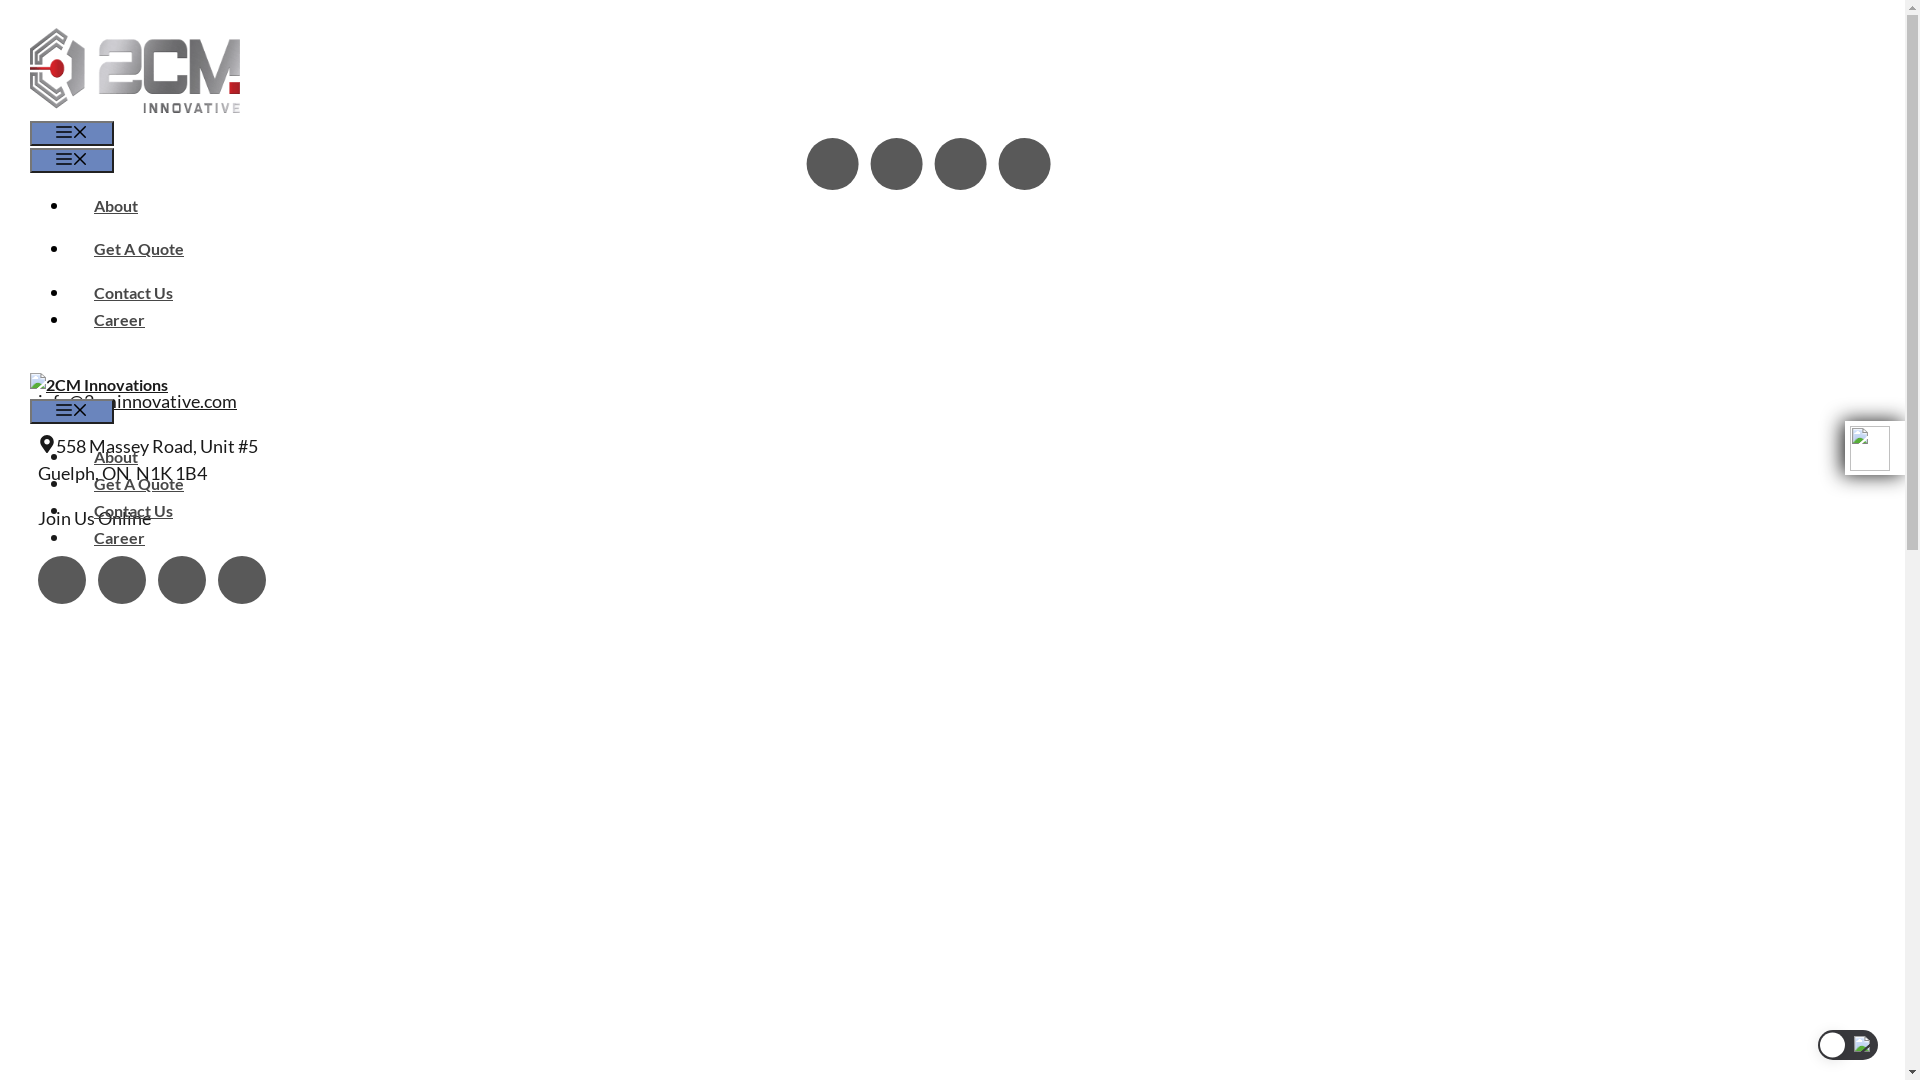 This screenshot has height=1080, width=1920. What do you see at coordinates (38, 579) in the screenshot?
I see `'Instagram'` at bounding box center [38, 579].